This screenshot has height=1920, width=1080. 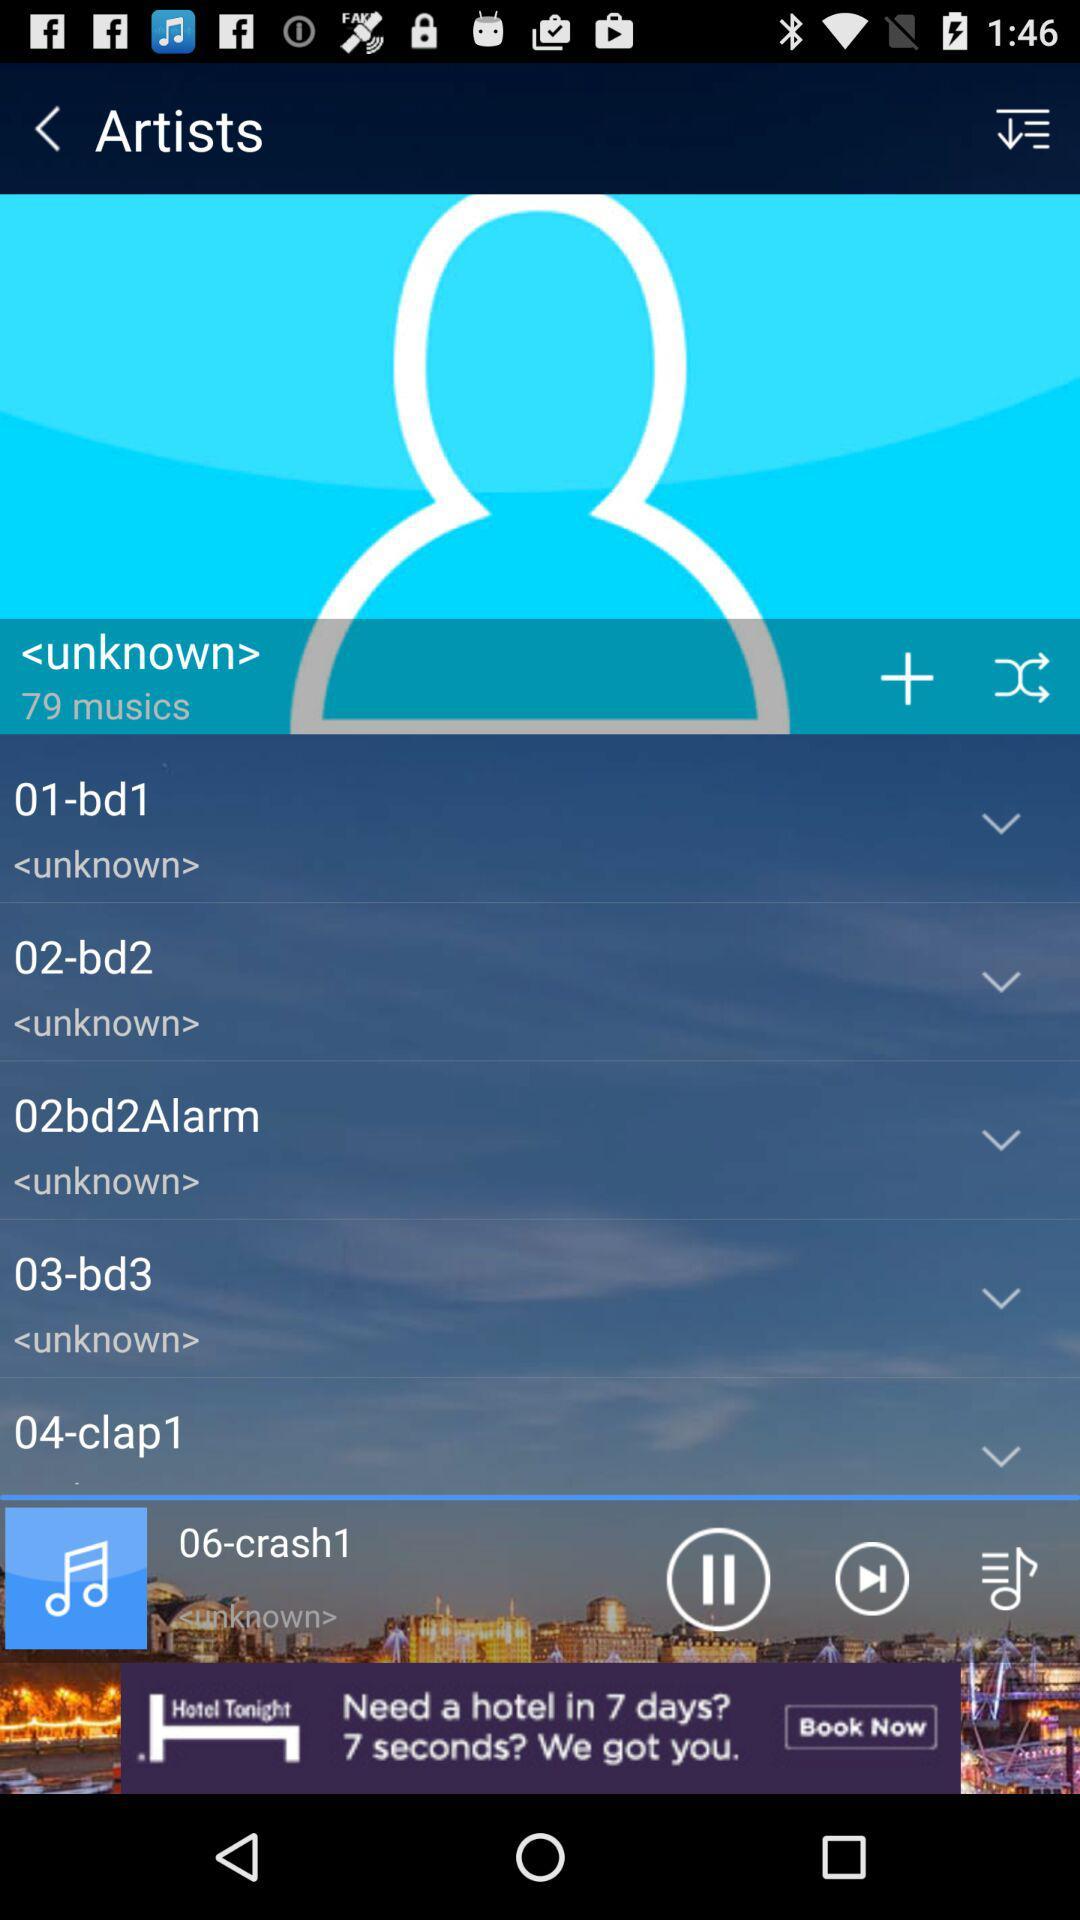 I want to click on the pause icon left side of forward symbol, so click(x=716, y=1577).